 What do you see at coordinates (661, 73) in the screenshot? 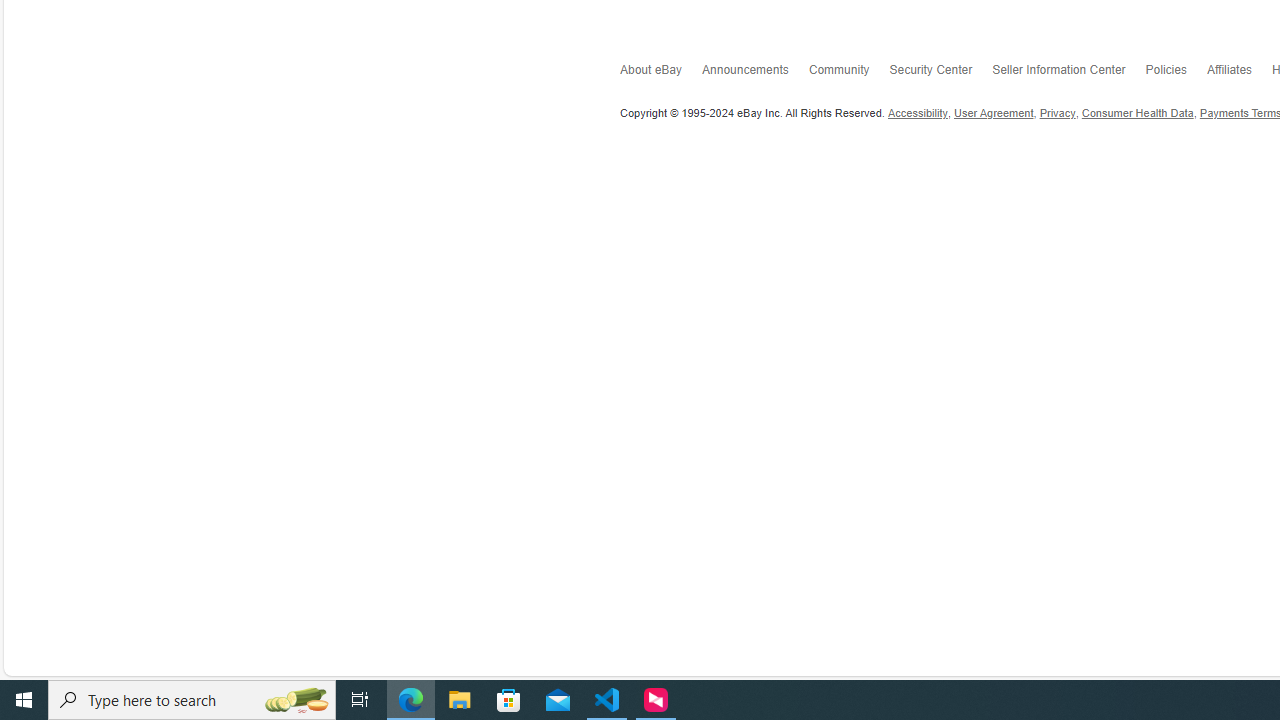
I see `'About eBay'` at bounding box center [661, 73].